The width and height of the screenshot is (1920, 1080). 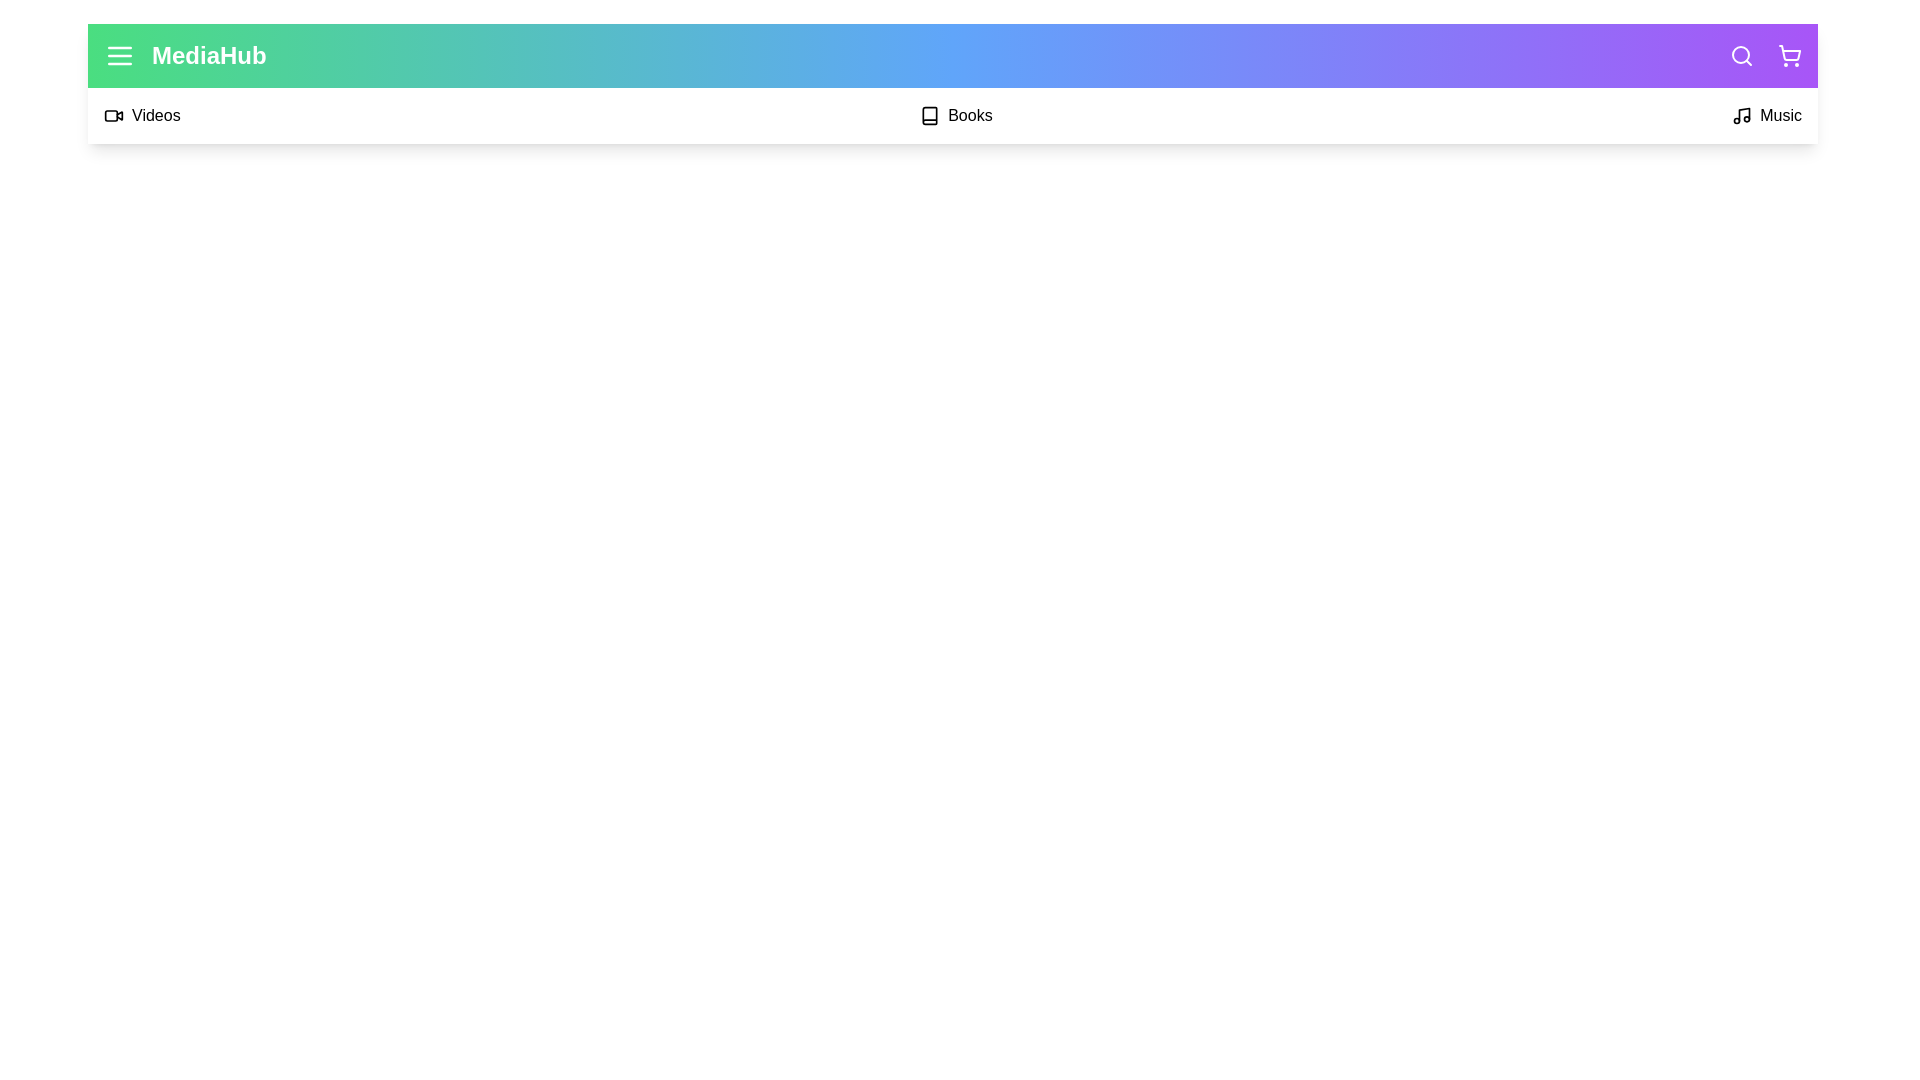 I want to click on the menu icon to toggle the menu visibility, so click(x=119, y=55).